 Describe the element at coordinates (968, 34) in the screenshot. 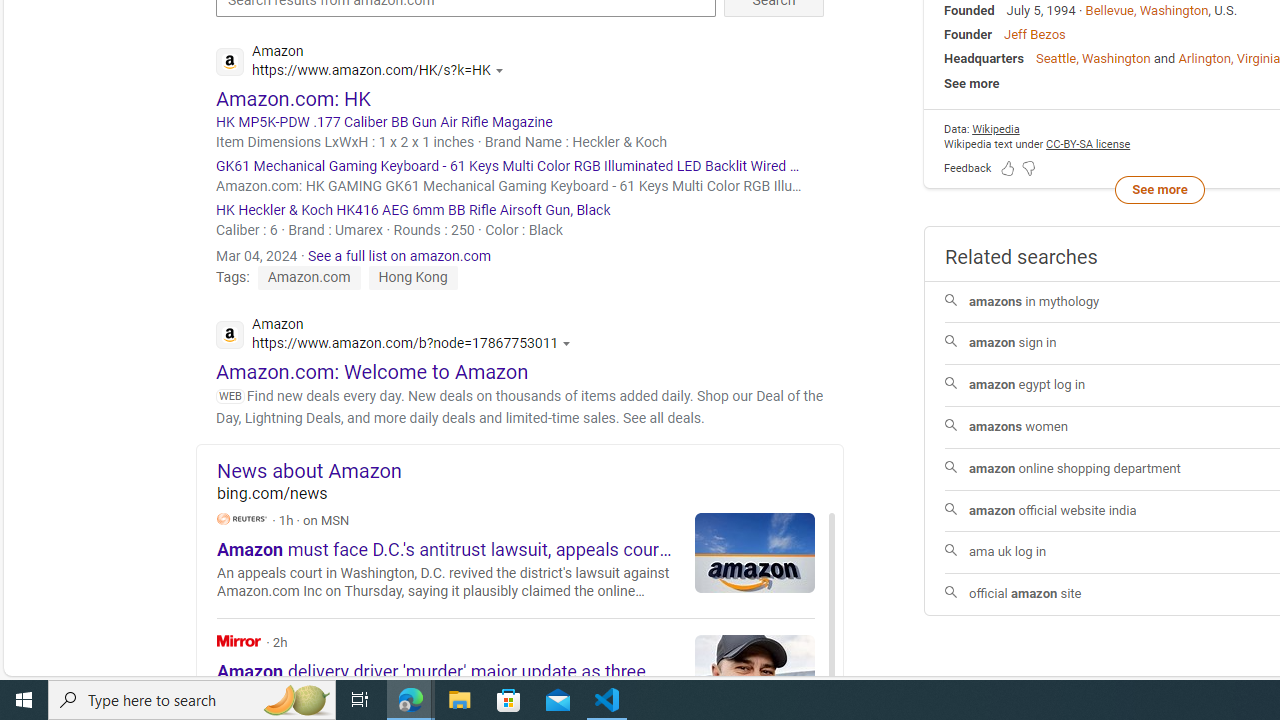

I see `'Founder'` at that location.